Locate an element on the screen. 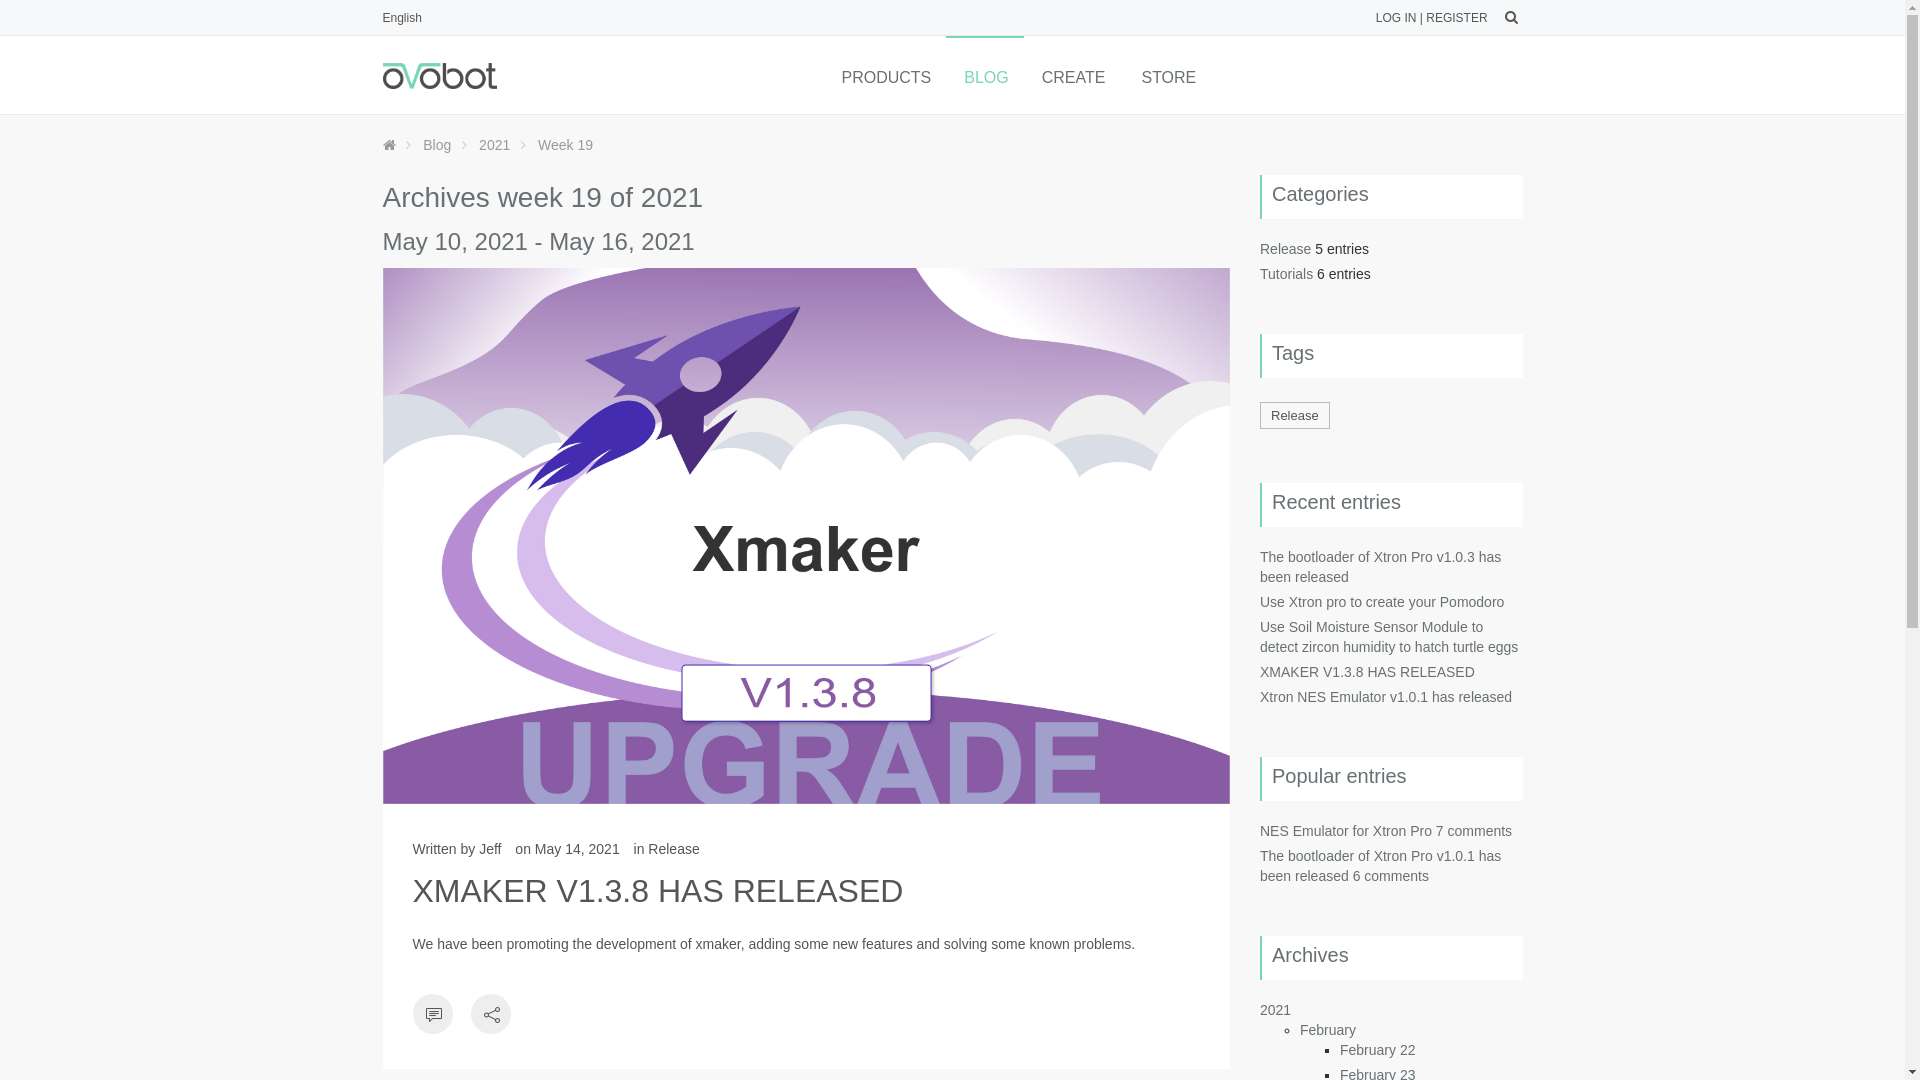  'REGISTER' is located at coordinates (1456, 18).